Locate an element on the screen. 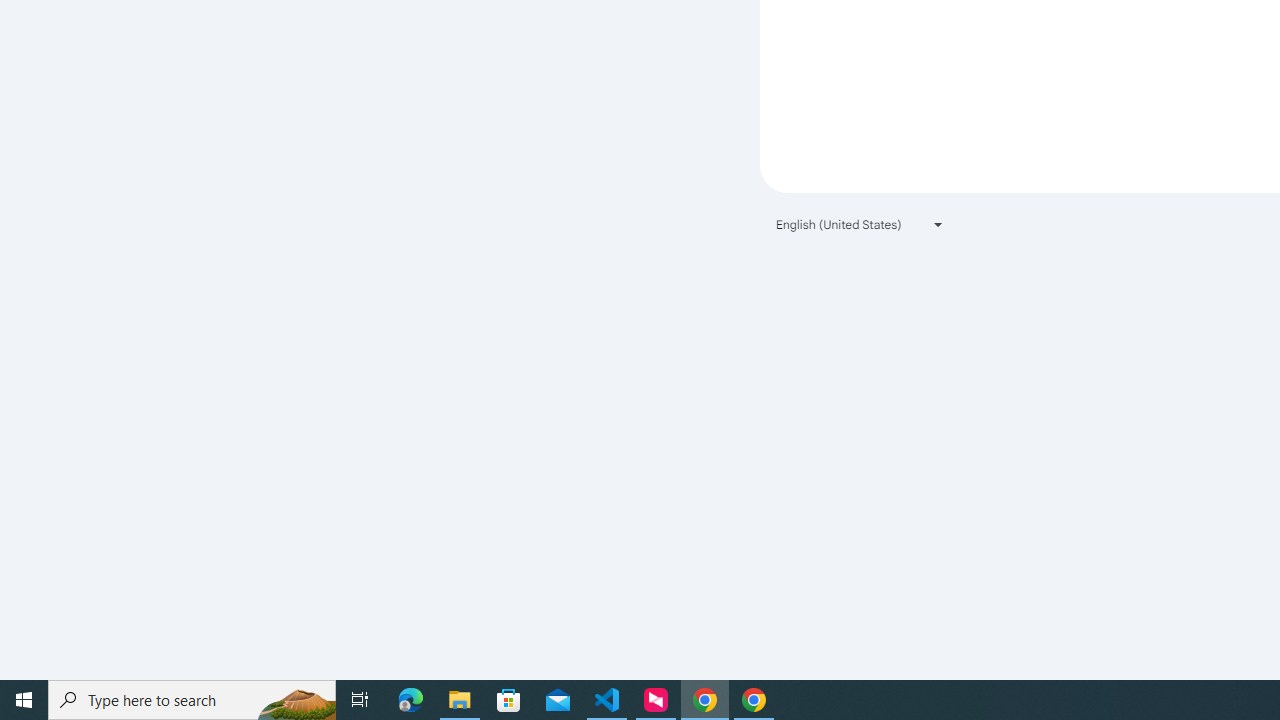 This screenshot has width=1280, height=720. 'English (United States)' is located at coordinates (860, 224).